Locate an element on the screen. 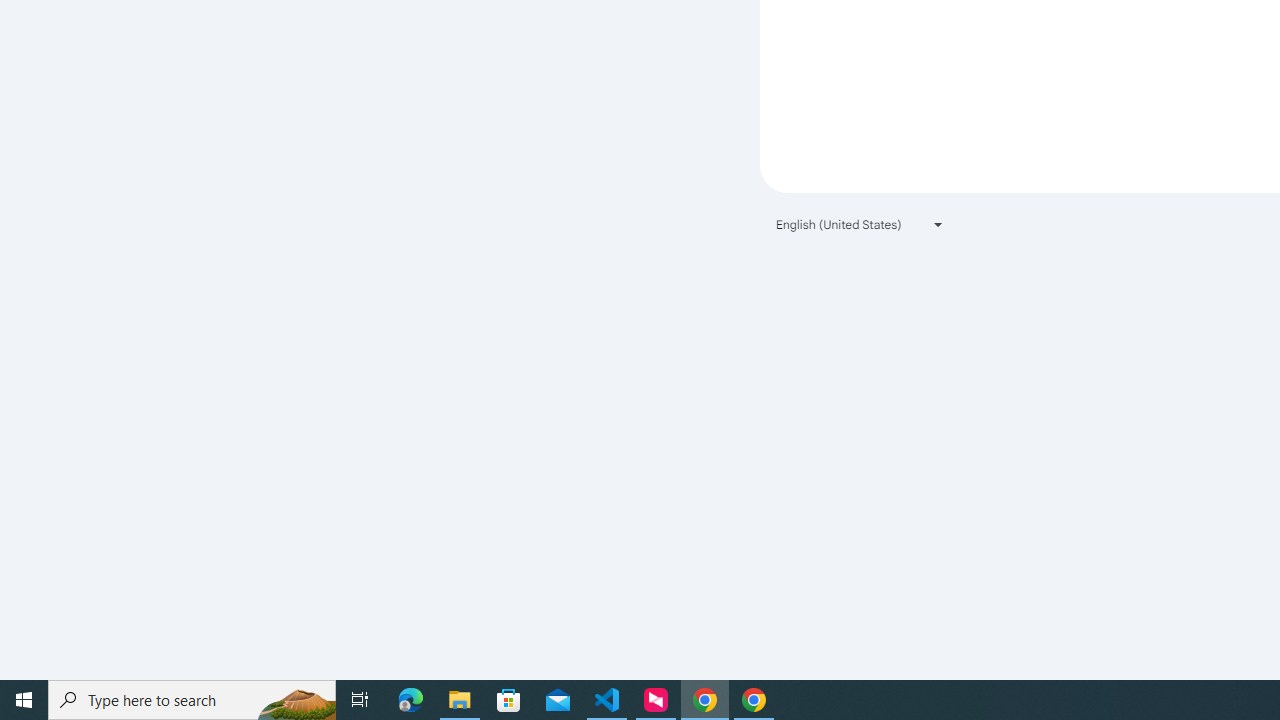 This screenshot has width=1280, height=720. 'English (United States)' is located at coordinates (860, 224).